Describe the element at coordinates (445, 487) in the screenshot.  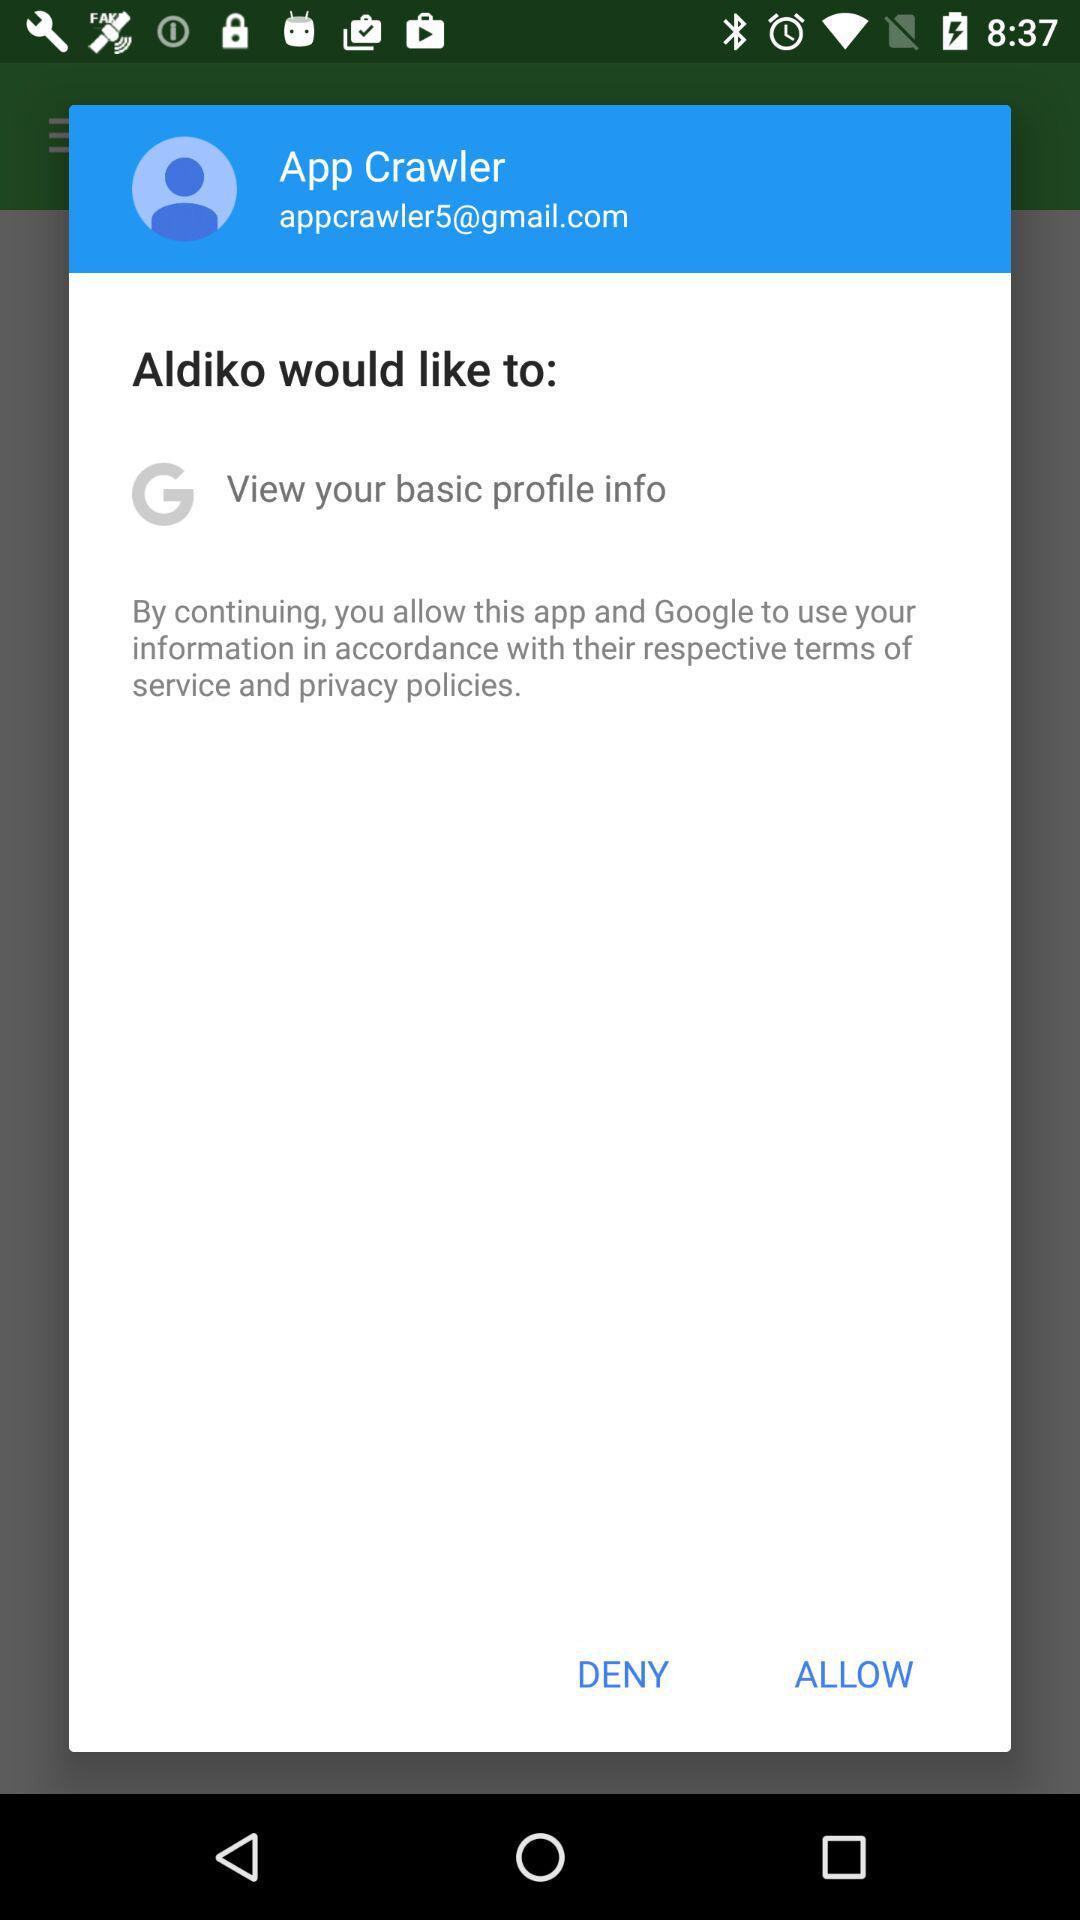
I see `the view your basic icon` at that location.